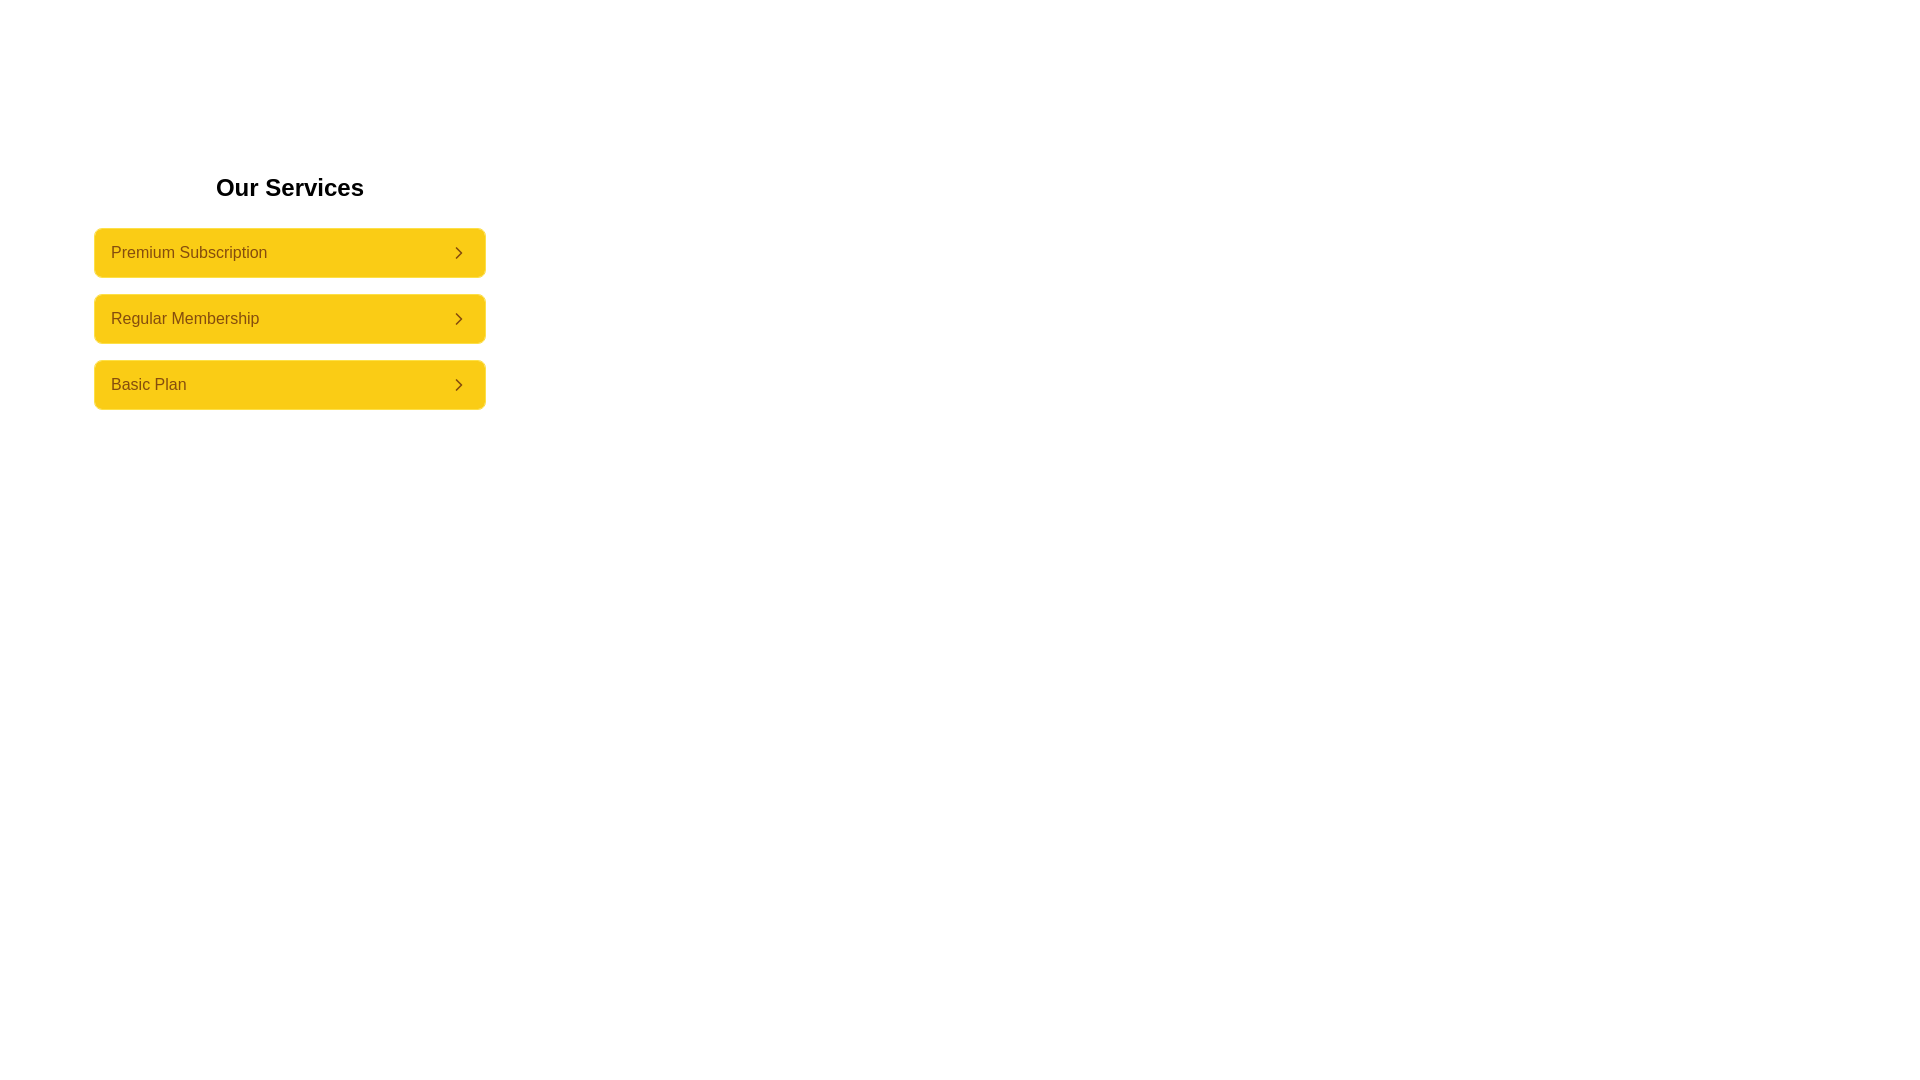 The image size is (1920, 1080). What do you see at coordinates (458, 252) in the screenshot?
I see `the right-pointing chevron icon in the 'Premium Subscription' list item` at bounding box center [458, 252].